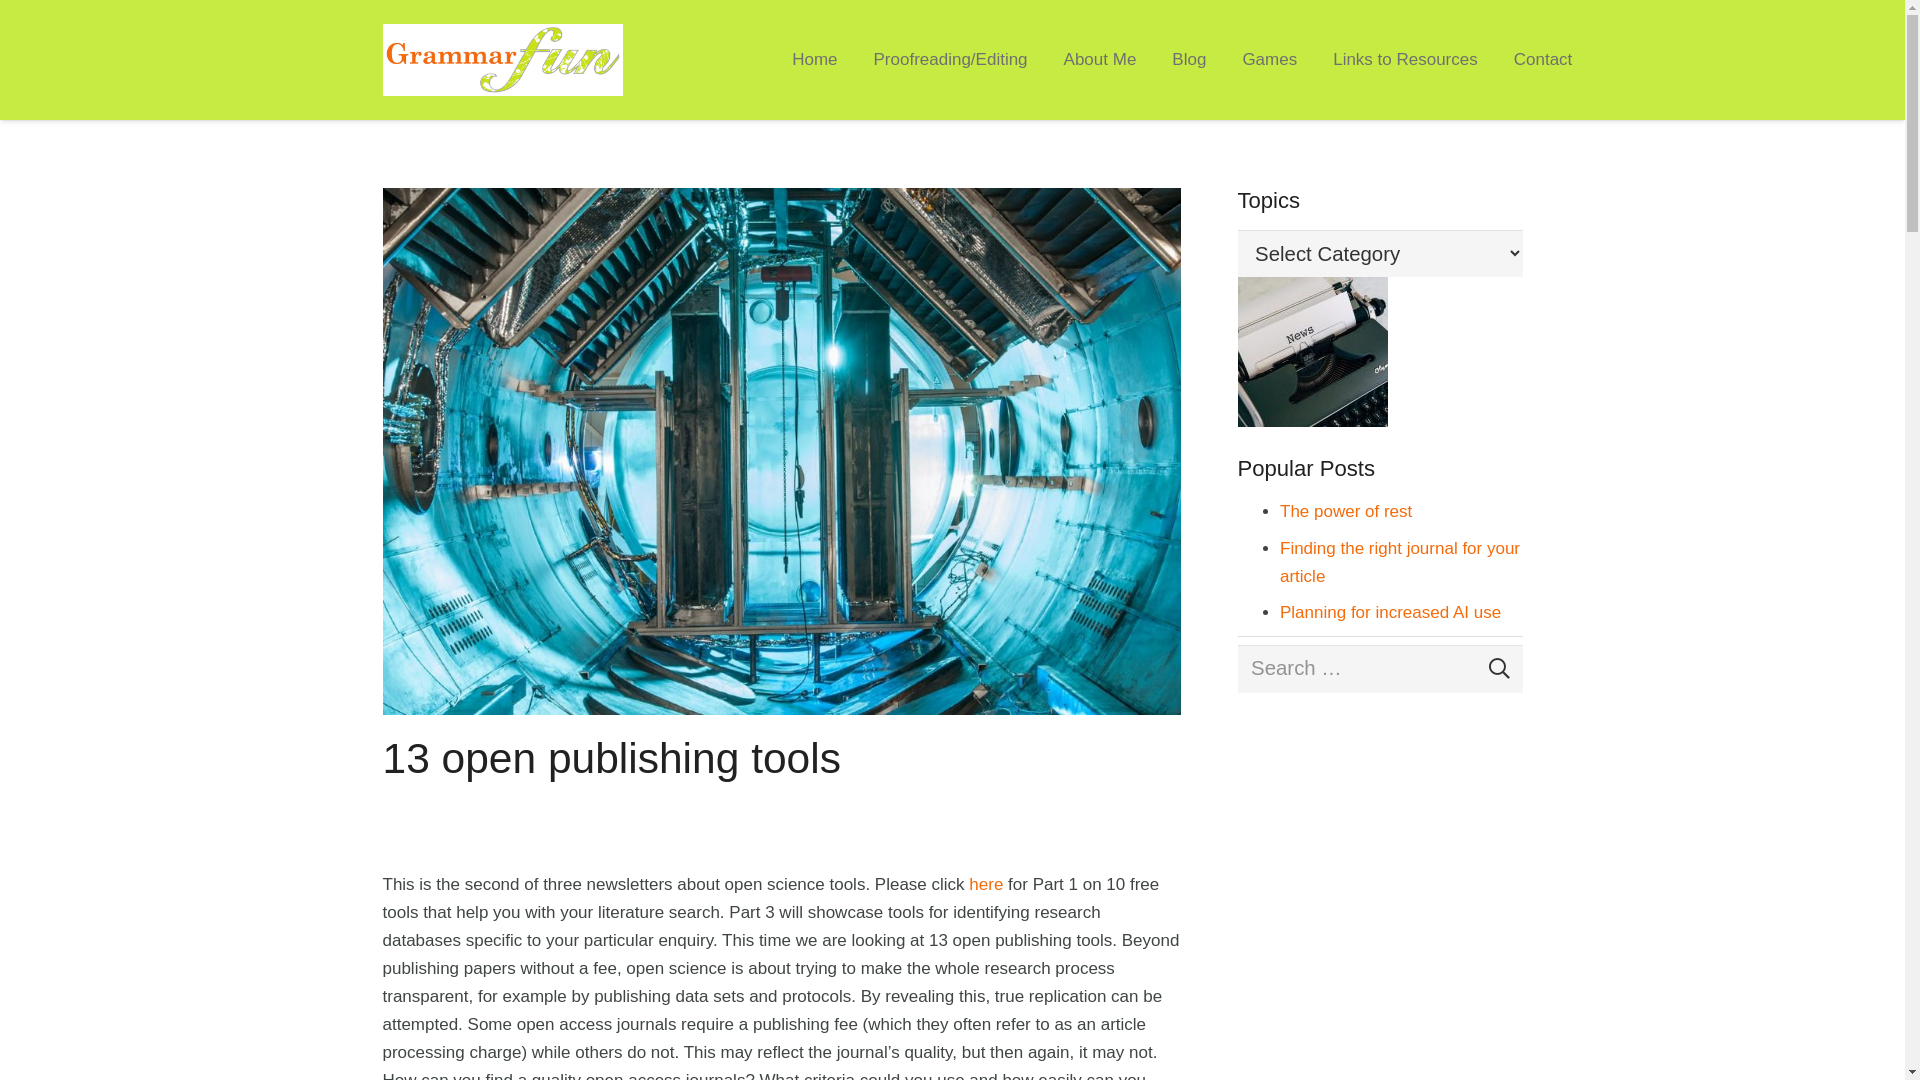 Image resolution: width=1920 pixels, height=1080 pixels. I want to click on 'The power of rest', so click(1345, 510).